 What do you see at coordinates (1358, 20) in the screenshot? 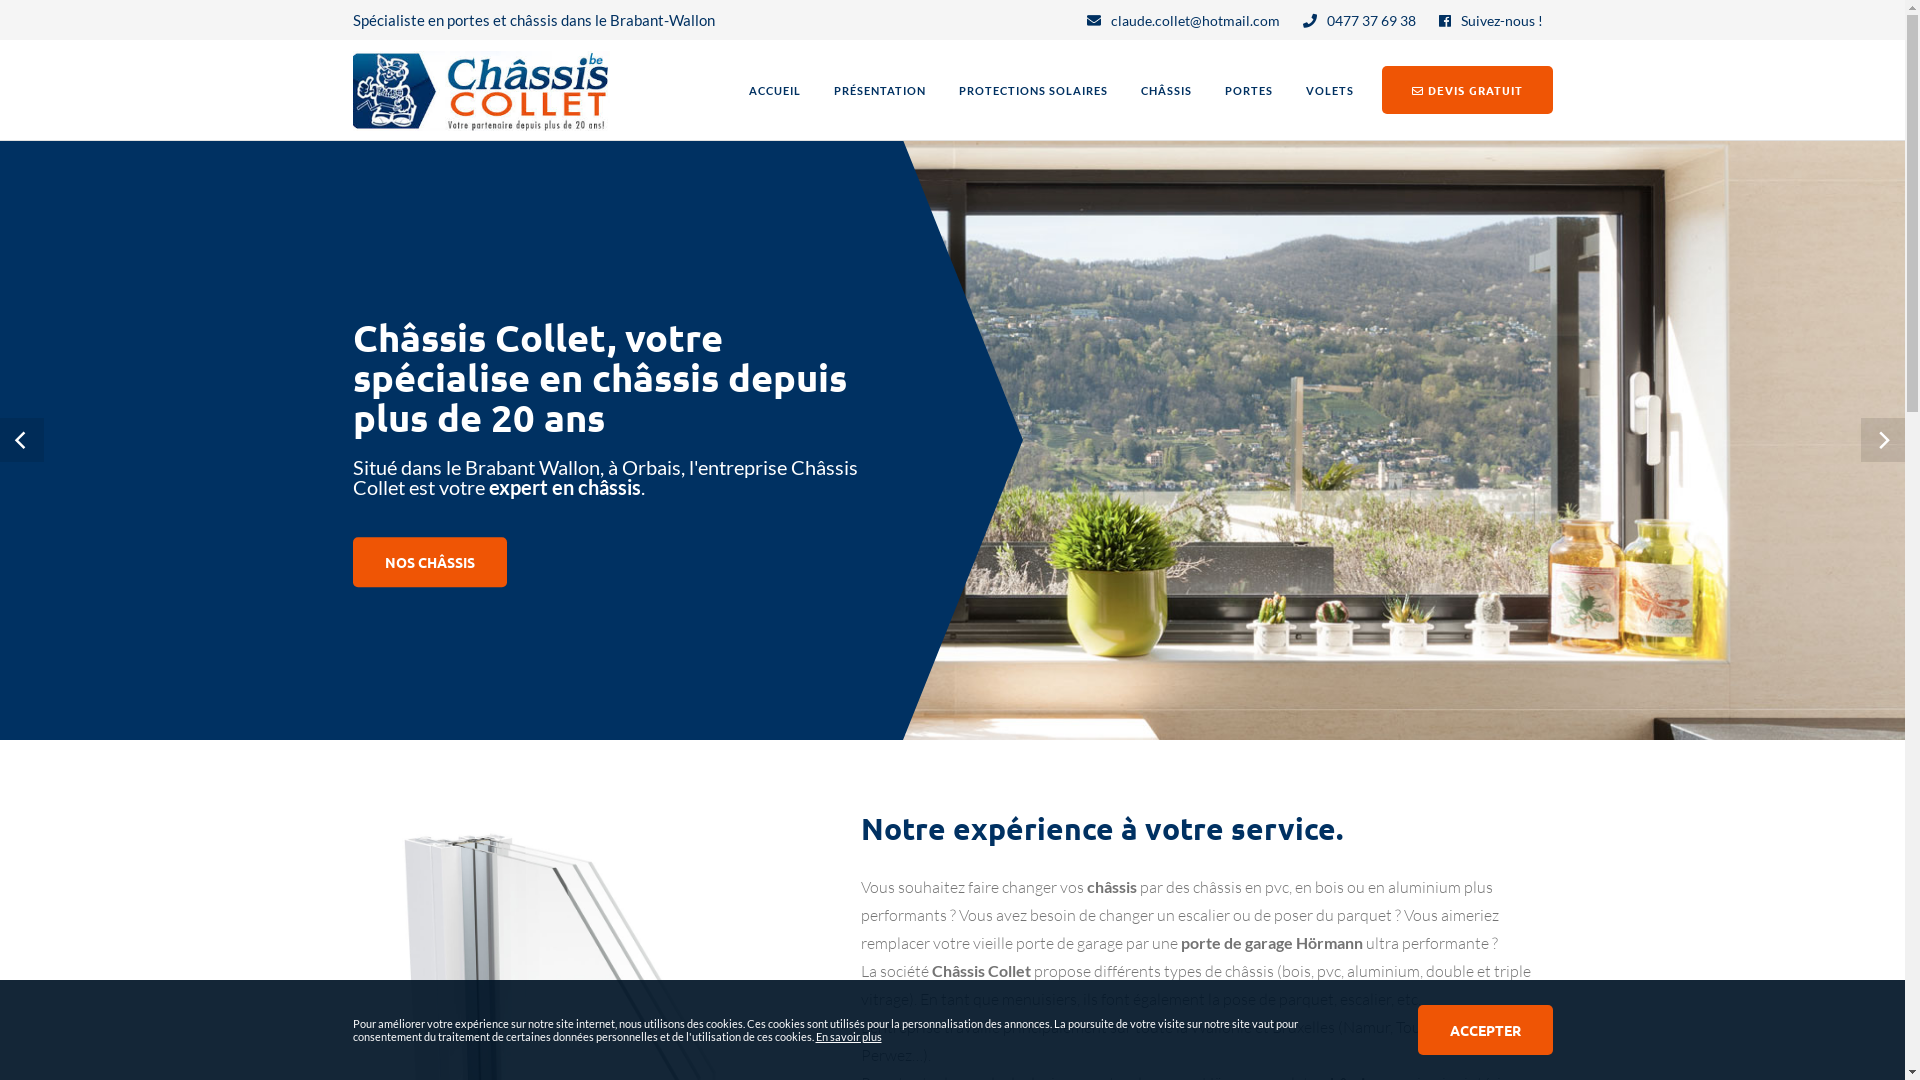
I see `'0477 37 69 38'` at bounding box center [1358, 20].